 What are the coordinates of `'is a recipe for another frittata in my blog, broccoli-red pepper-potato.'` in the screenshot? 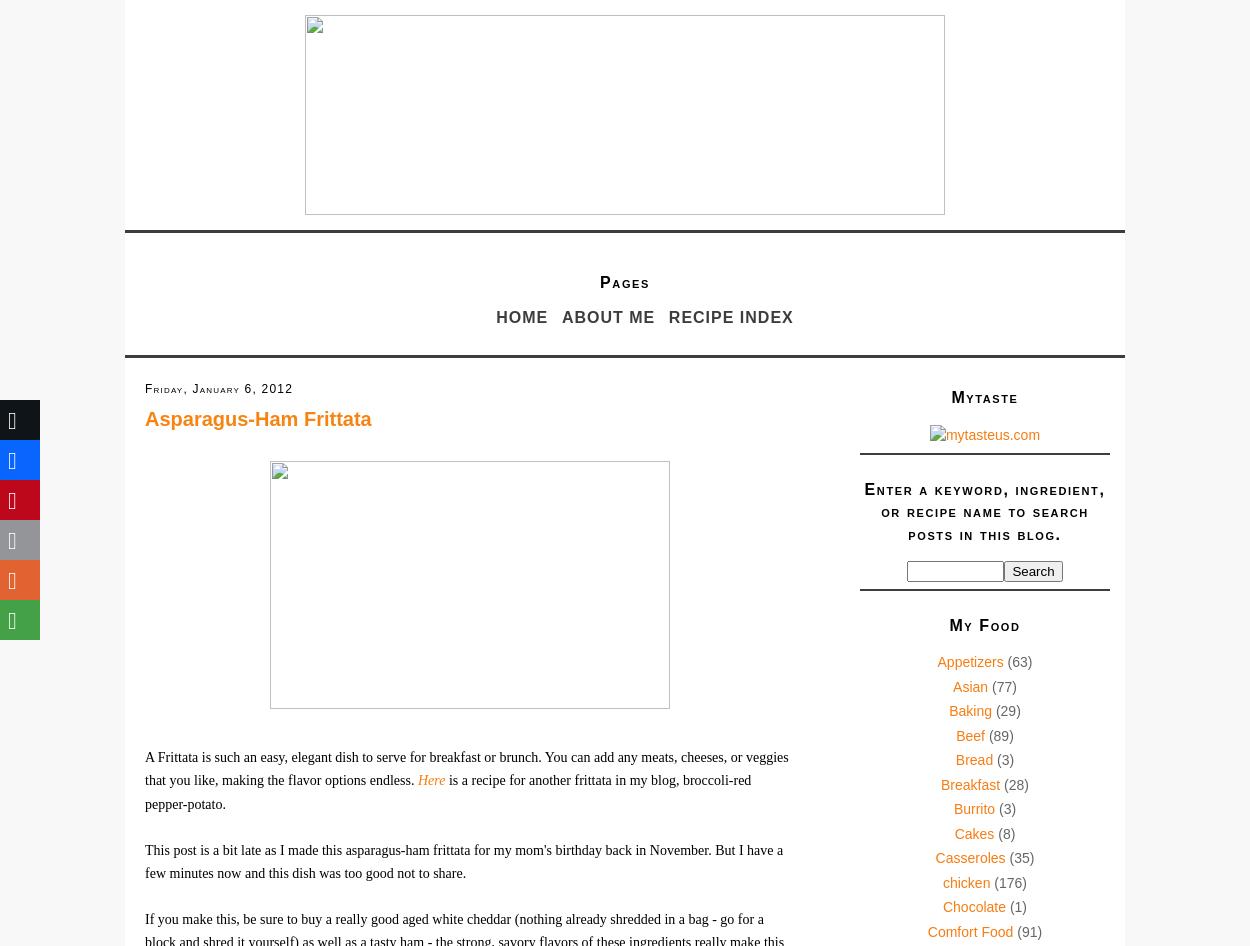 It's located at (145, 791).